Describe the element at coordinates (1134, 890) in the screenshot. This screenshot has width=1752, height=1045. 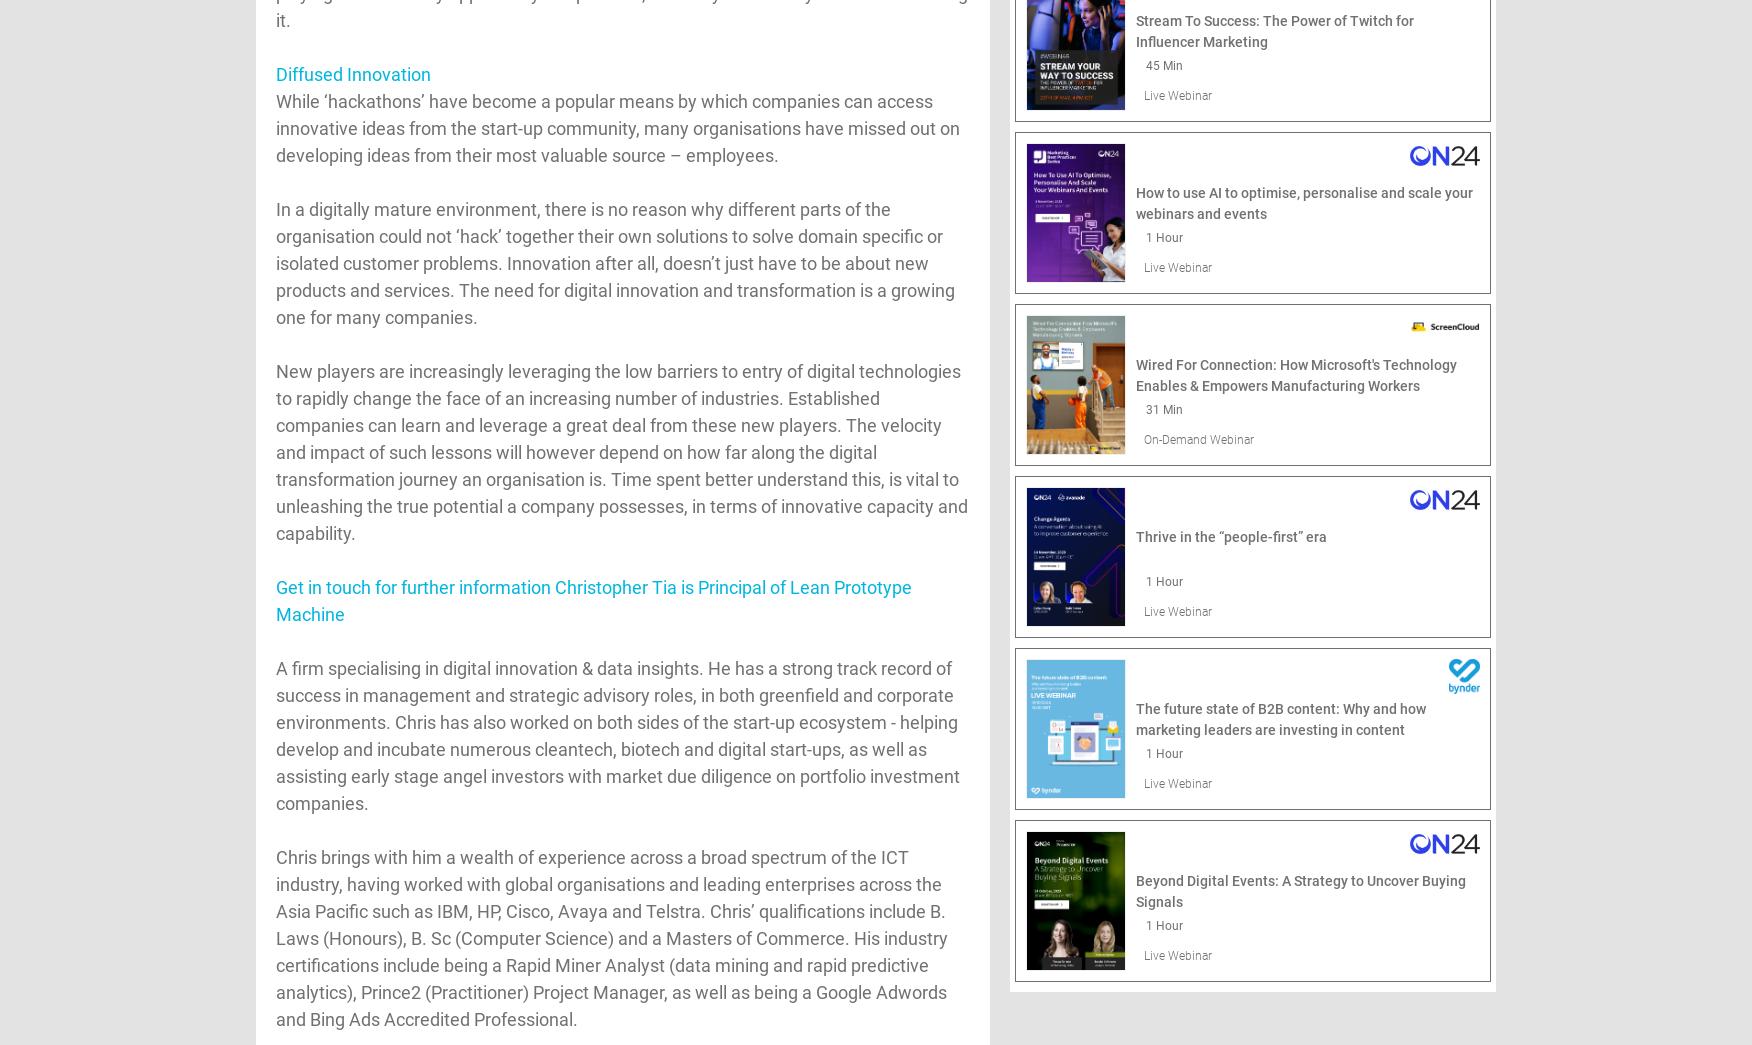
I see `'Beyond Digital Events: A Strategy to Uncover Buying Signals'` at that location.